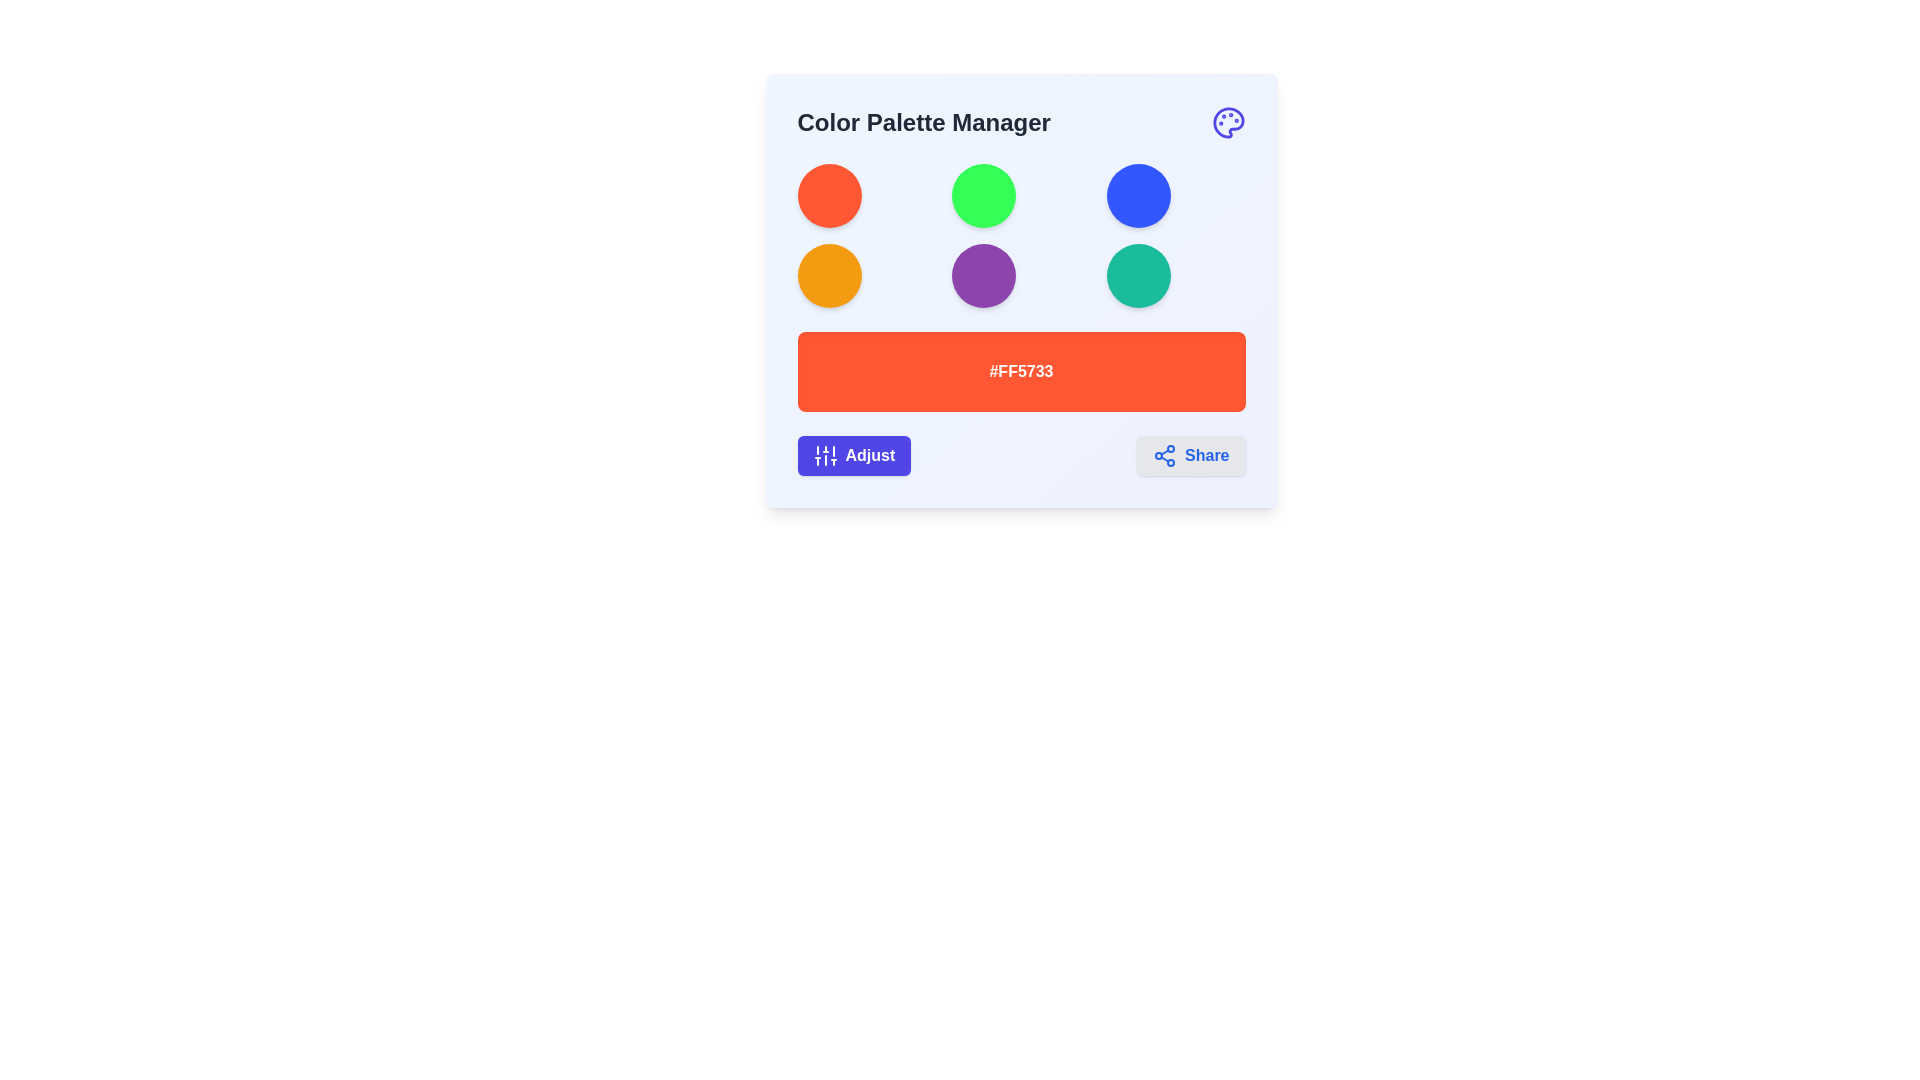 Image resolution: width=1920 pixels, height=1080 pixels. I want to click on the Display label that shows the currently selected color and its hexadecimal code, located underneath the circular color options in the Color Palette Manager, so click(1021, 371).